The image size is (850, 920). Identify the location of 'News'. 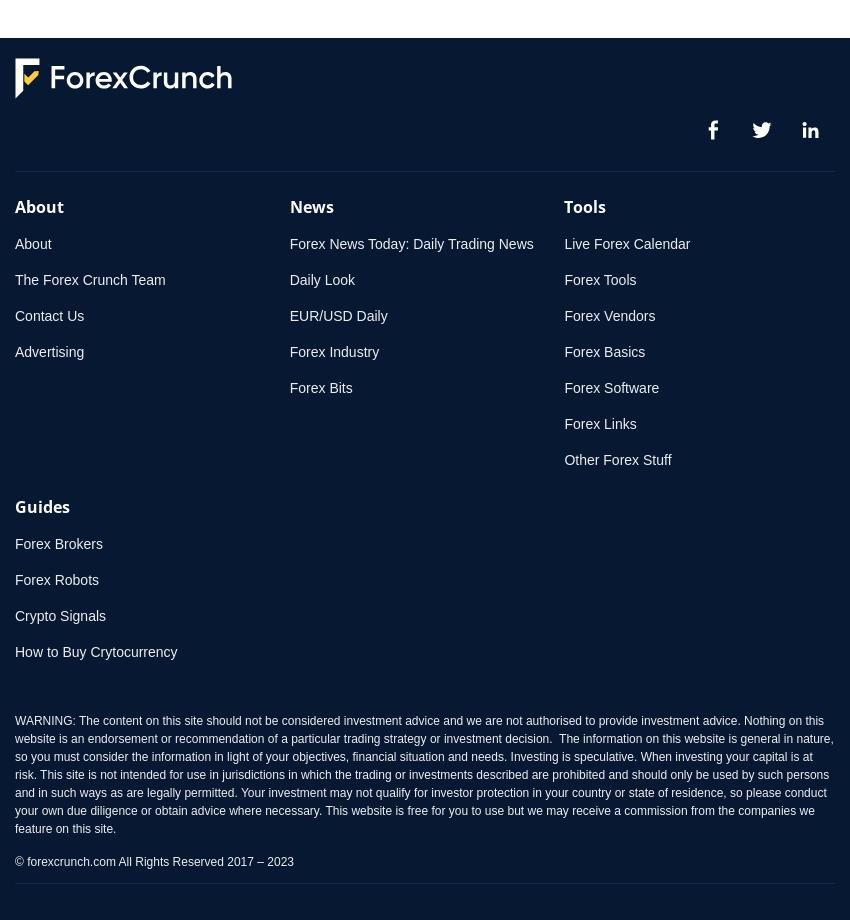
(288, 206).